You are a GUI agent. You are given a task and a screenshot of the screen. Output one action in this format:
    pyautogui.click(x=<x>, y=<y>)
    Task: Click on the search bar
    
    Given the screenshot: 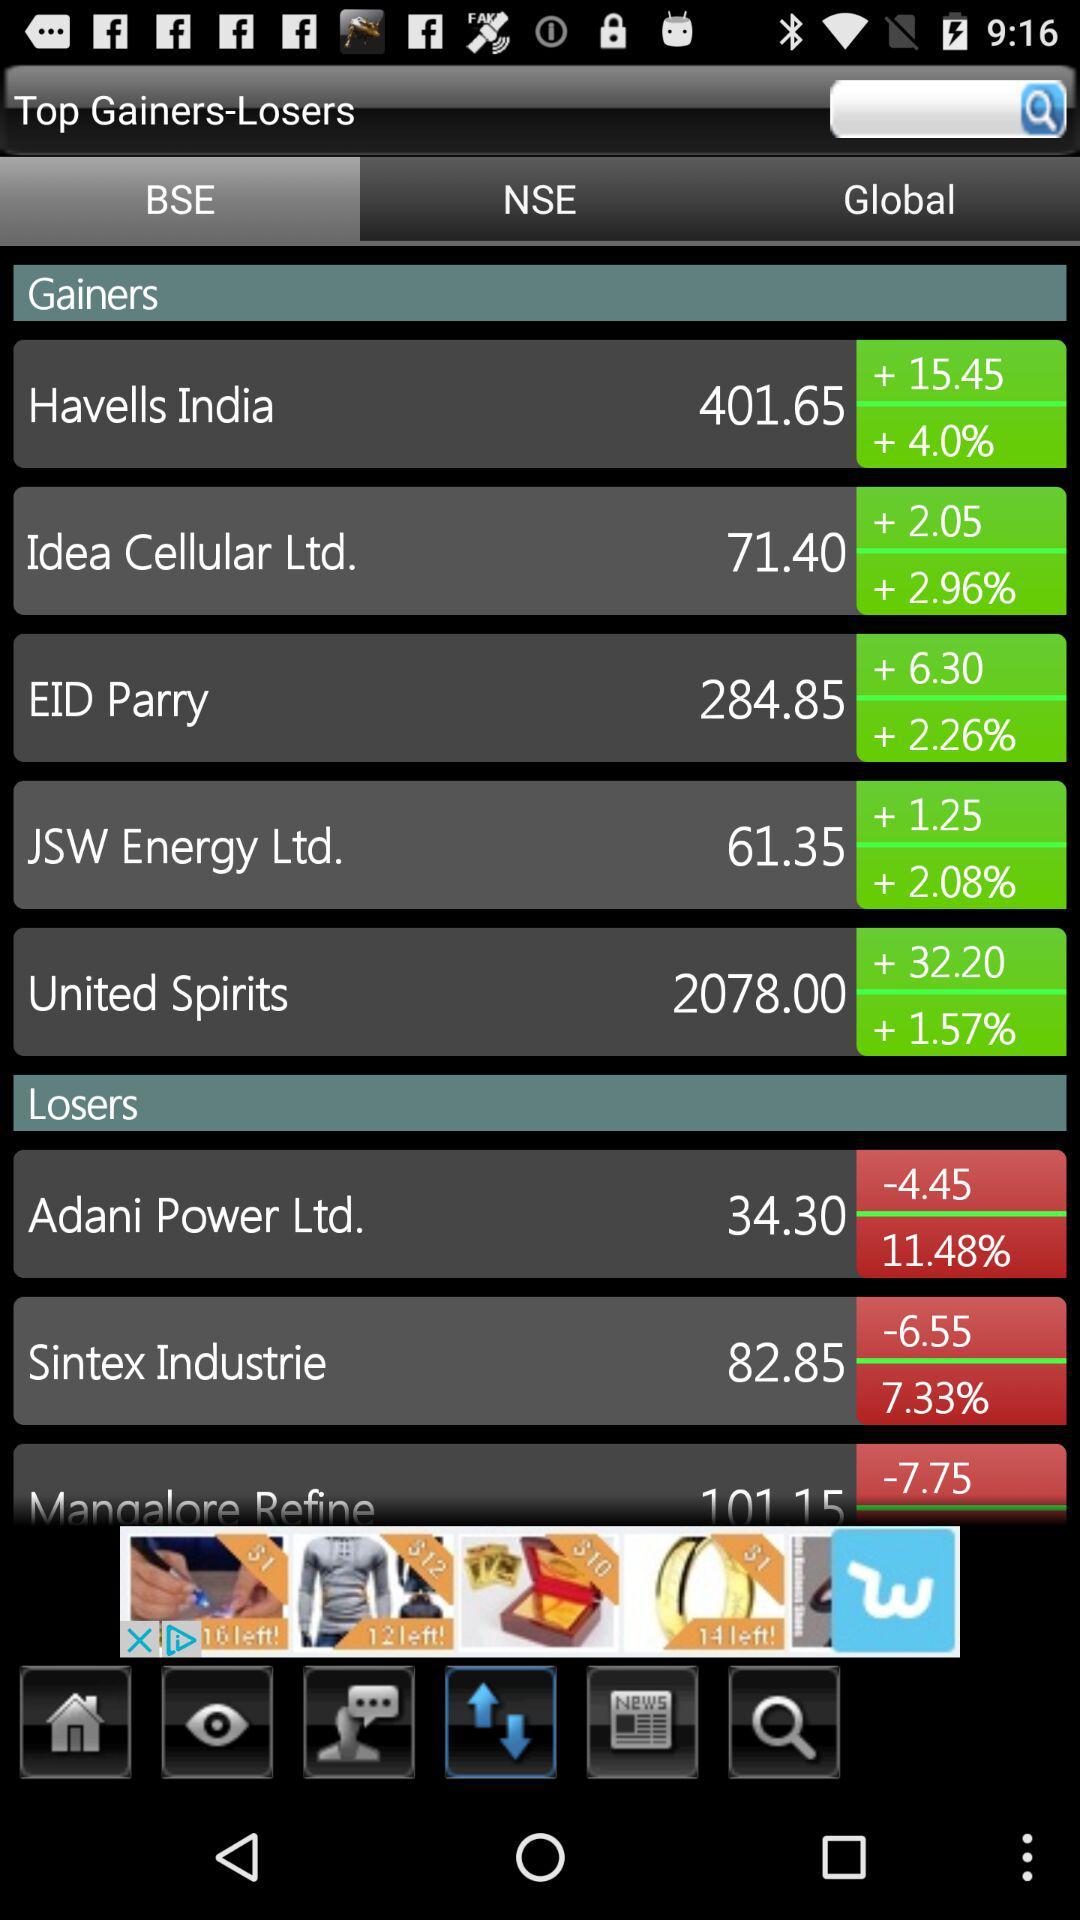 What is the action you would take?
    pyautogui.click(x=947, y=108)
    